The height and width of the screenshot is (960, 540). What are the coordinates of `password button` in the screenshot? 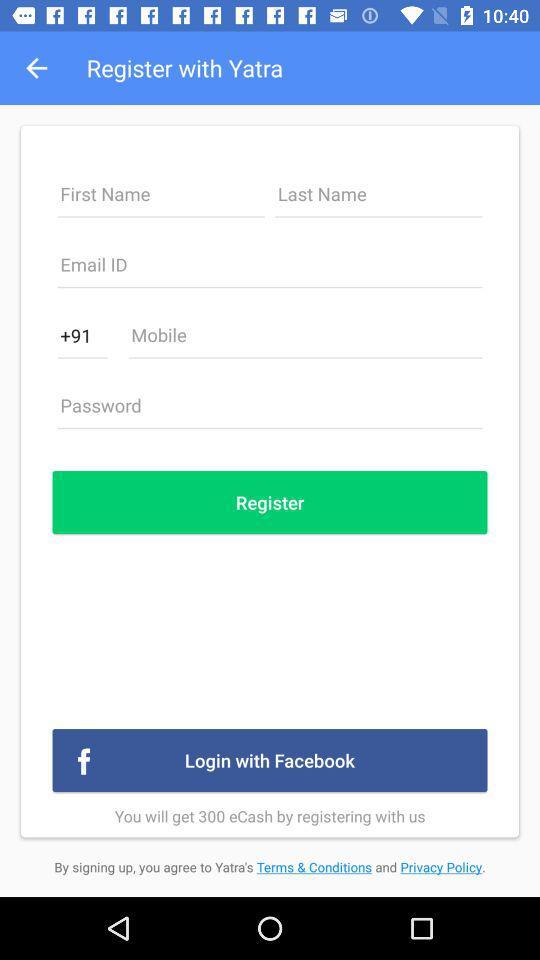 It's located at (270, 410).